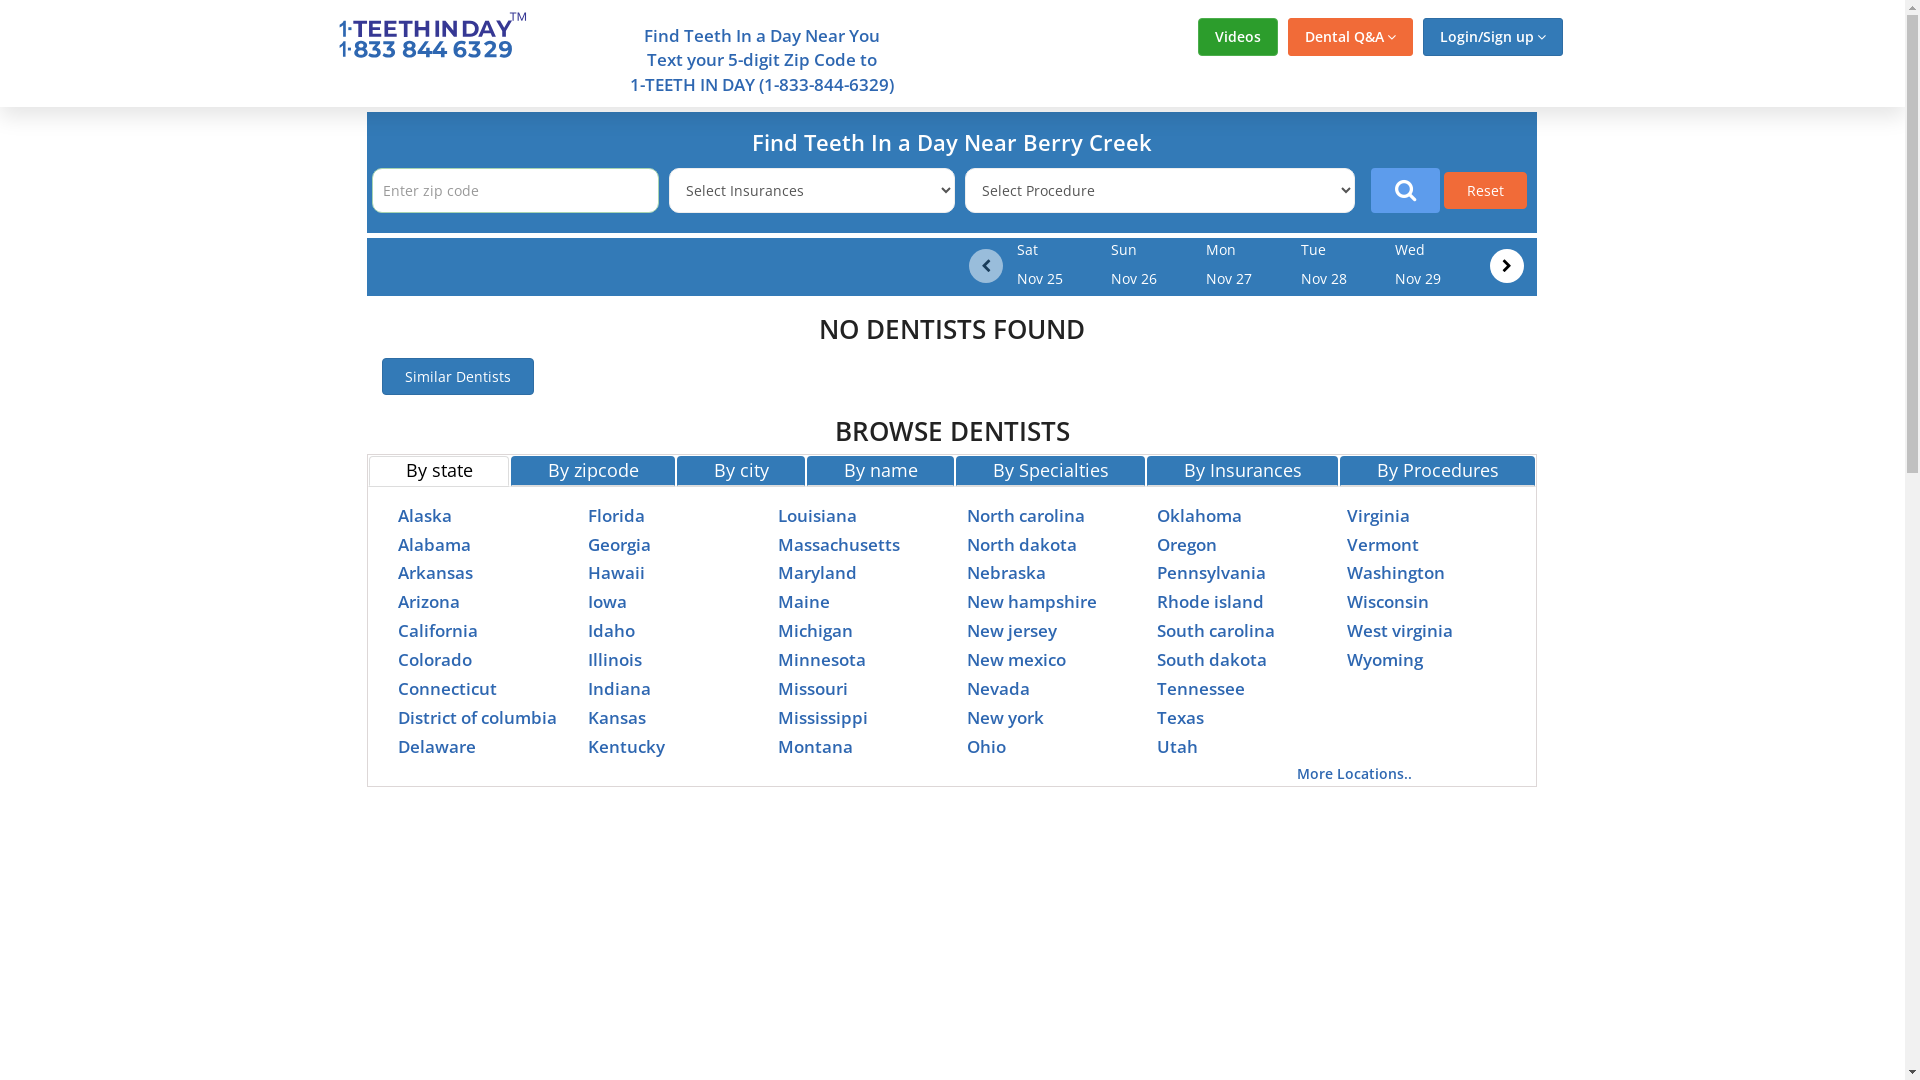  I want to click on 'New mexico', so click(966, 659).